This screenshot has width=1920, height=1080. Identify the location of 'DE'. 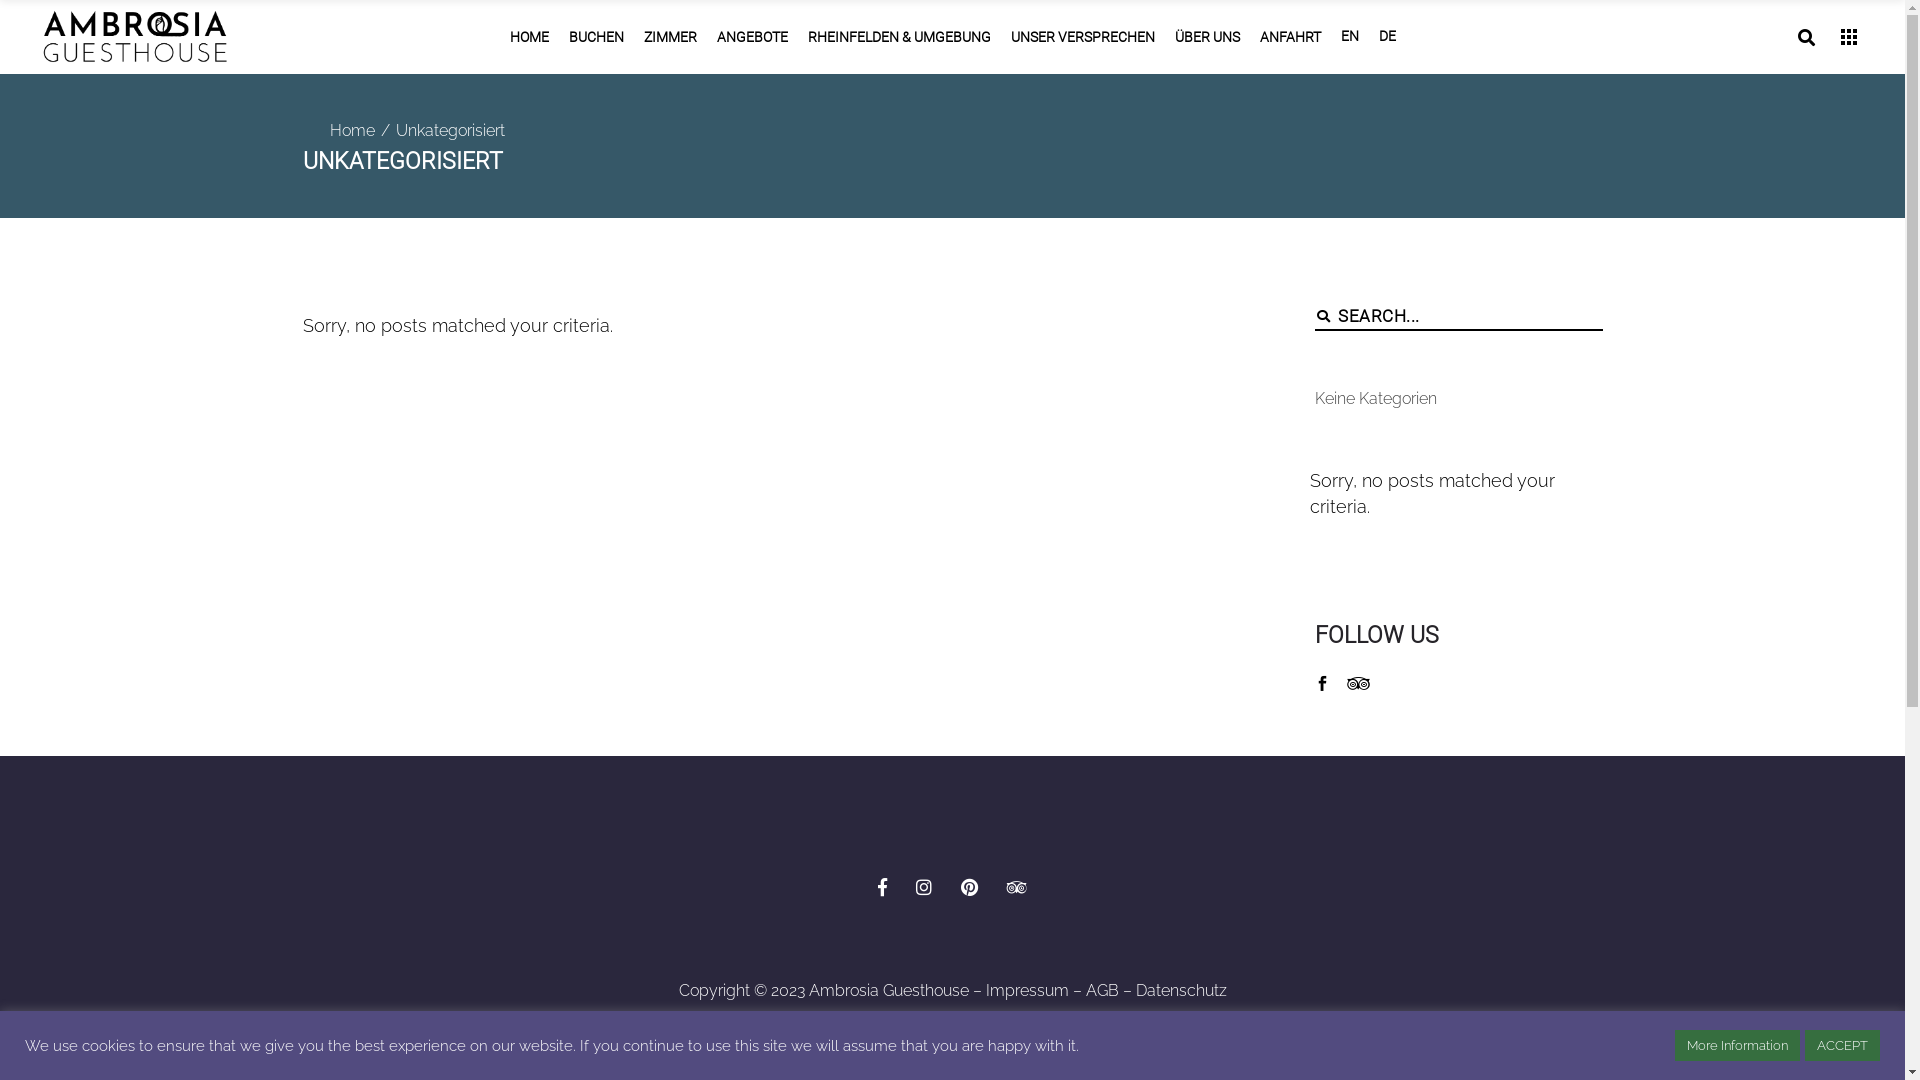
(1385, 37).